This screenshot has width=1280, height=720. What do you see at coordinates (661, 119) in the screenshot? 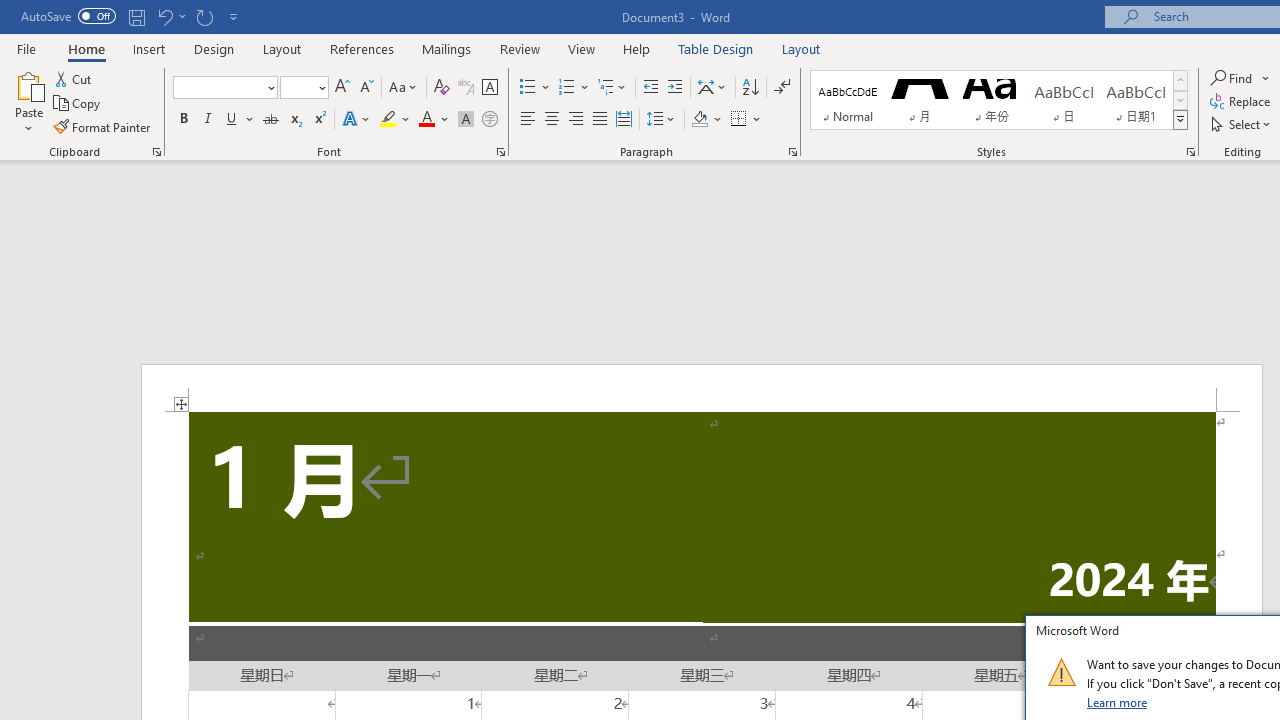
I see `'Line and Paragraph Spacing'` at bounding box center [661, 119].